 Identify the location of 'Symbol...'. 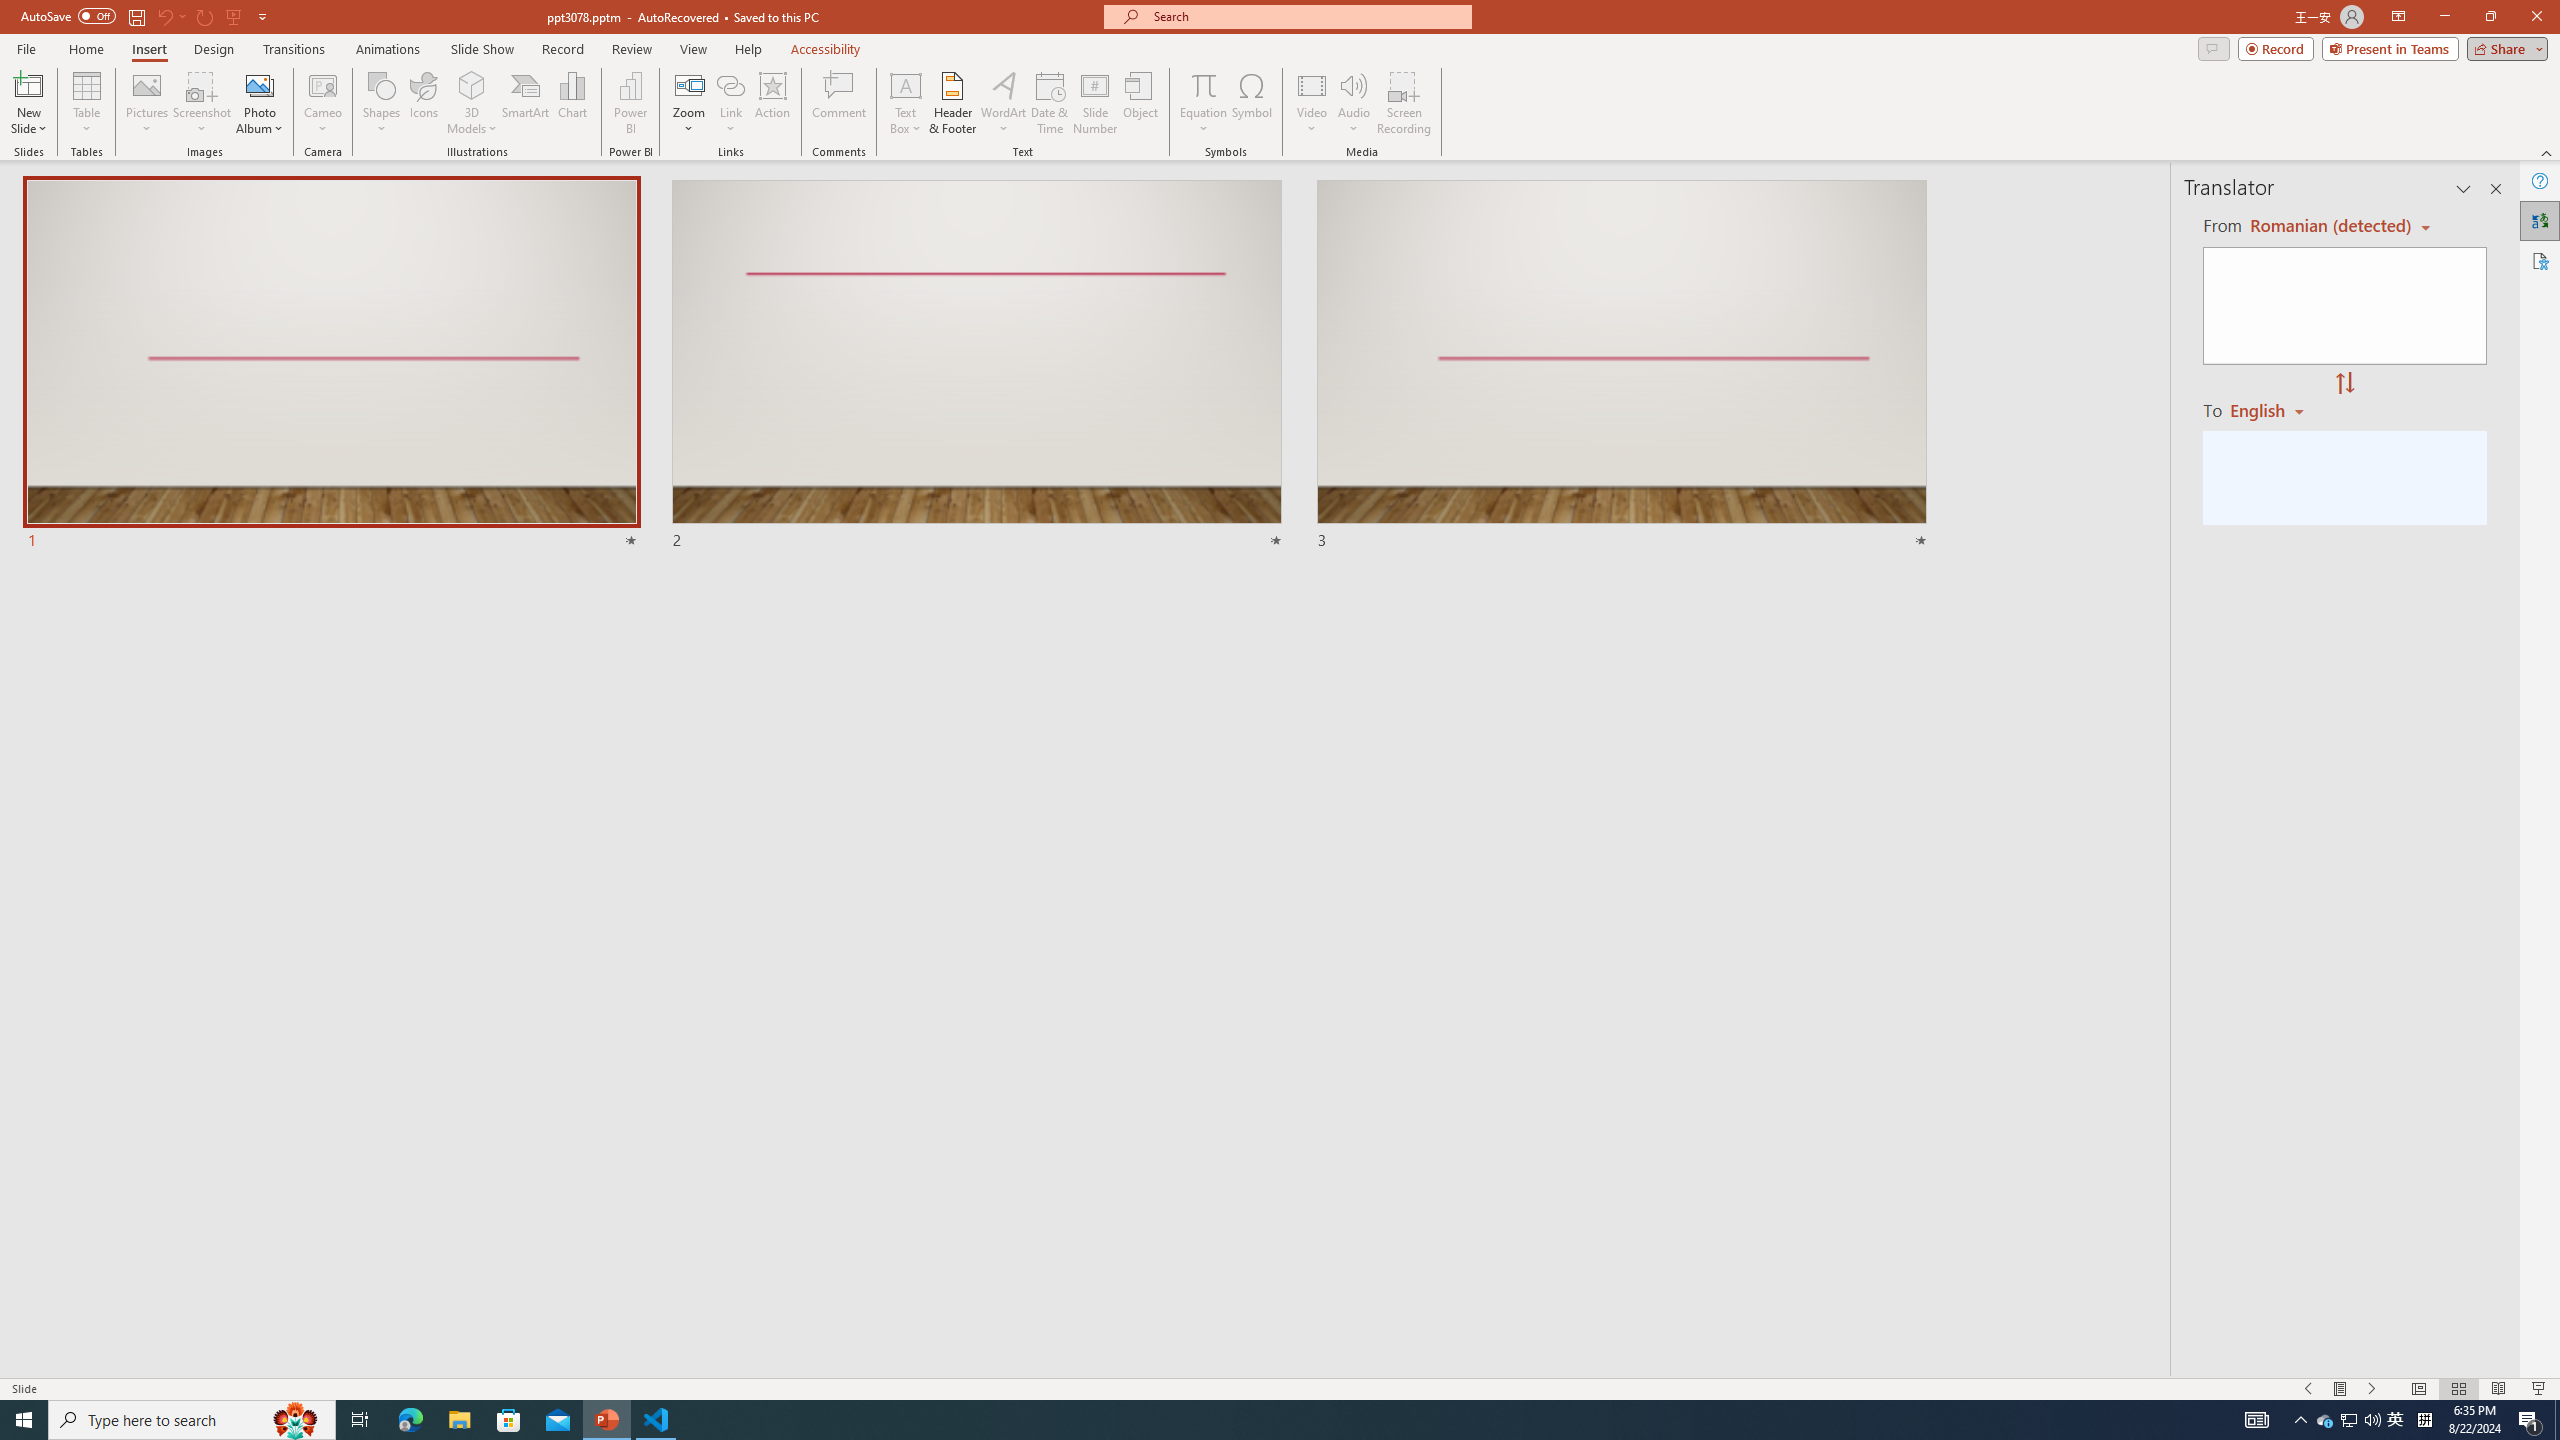
(1251, 103).